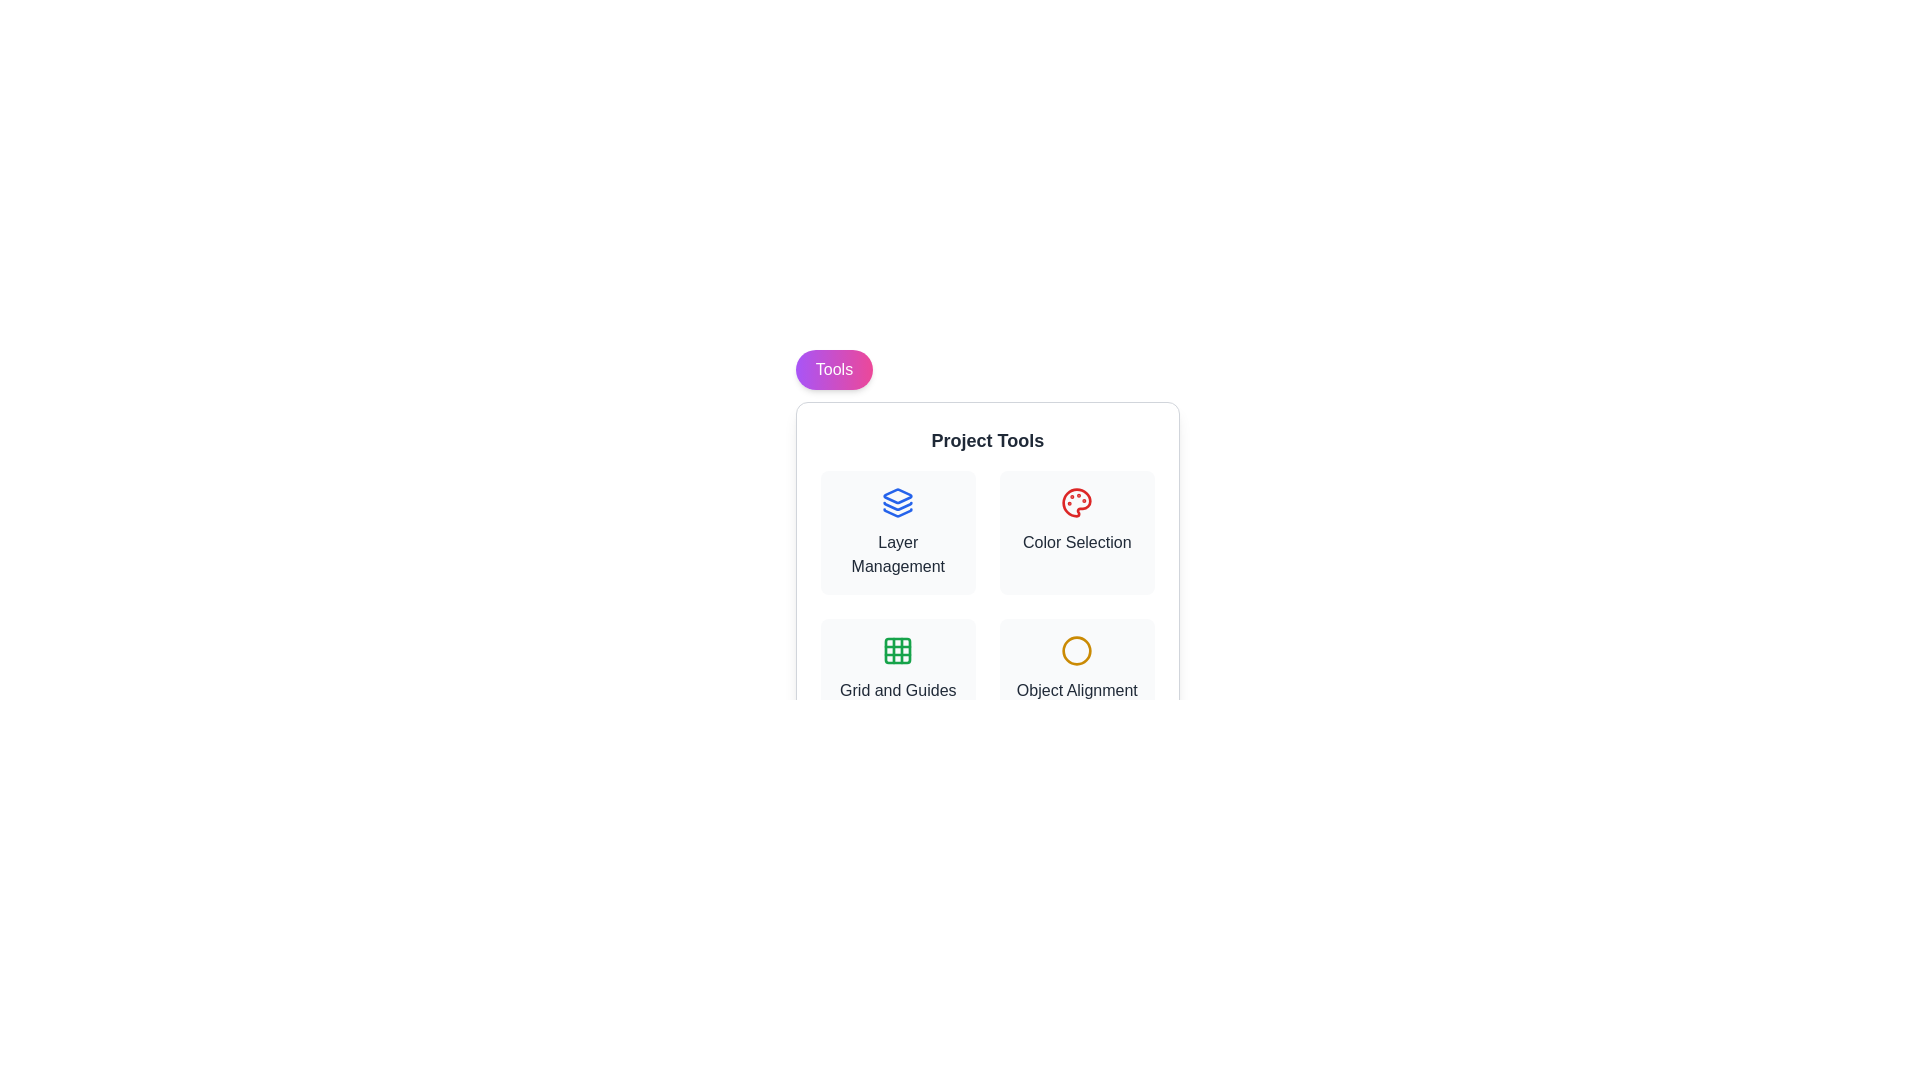  What do you see at coordinates (897, 555) in the screenshot?
I see `the 'Layer Management' text label element, which is styled in gray with medium font weight and located within the 'Project Tools' panel, directly below the layers icon` at bounding box center [897, 555].